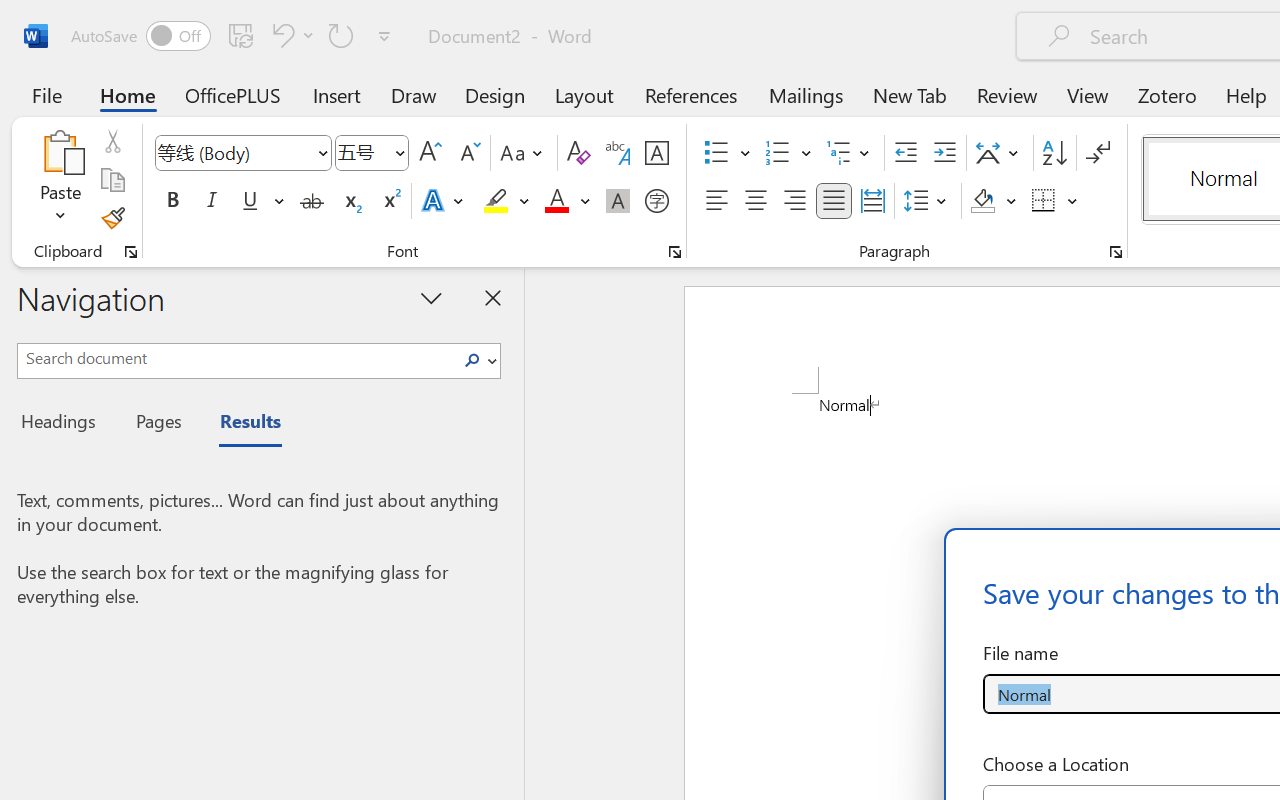 This screenshot has height=800, width=1280. I want to click on 'Underline', so click(249, 201).